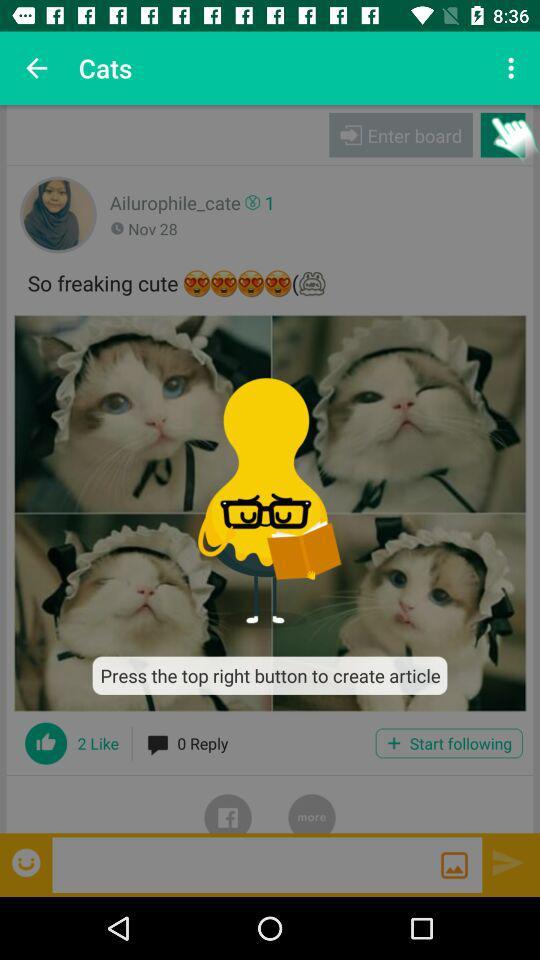  I want to click on the emoji icon, so click(27, 861).